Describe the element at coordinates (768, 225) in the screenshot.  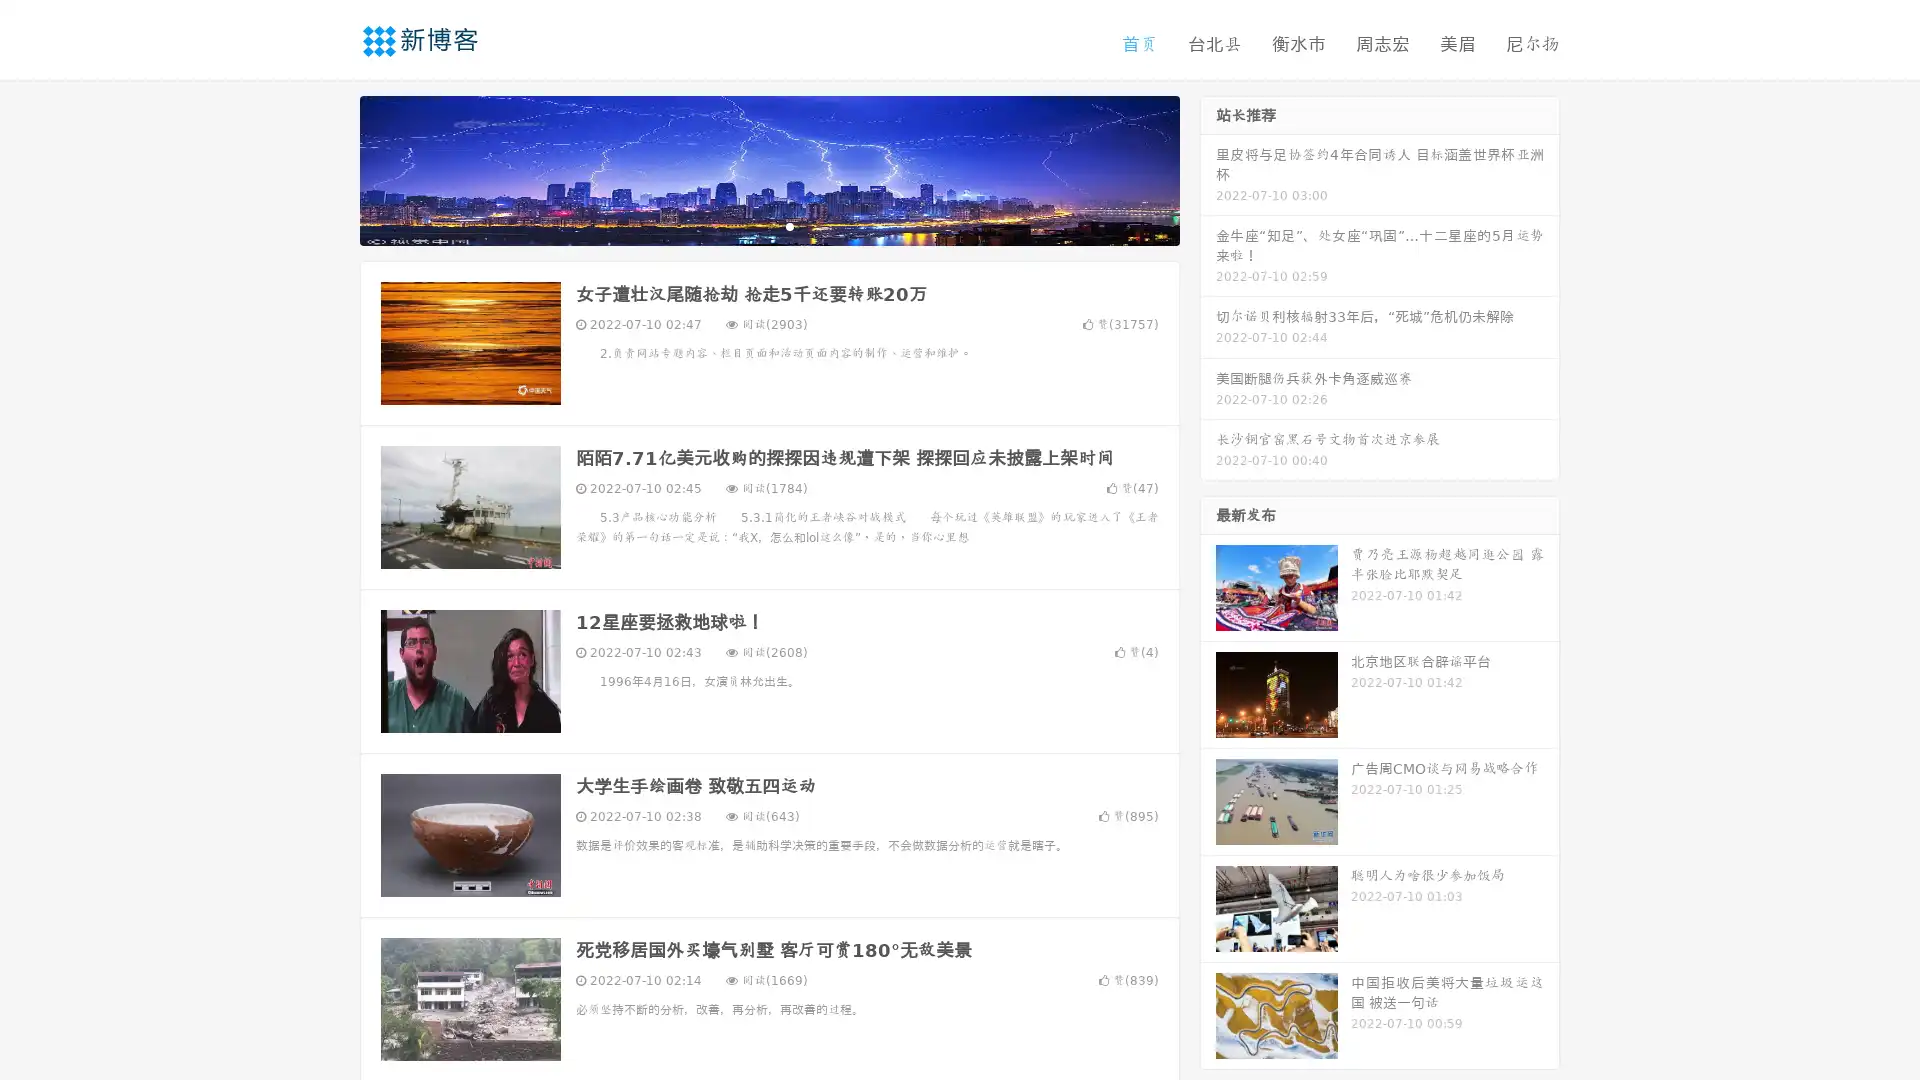
I see `Go to slide 2` at that location.